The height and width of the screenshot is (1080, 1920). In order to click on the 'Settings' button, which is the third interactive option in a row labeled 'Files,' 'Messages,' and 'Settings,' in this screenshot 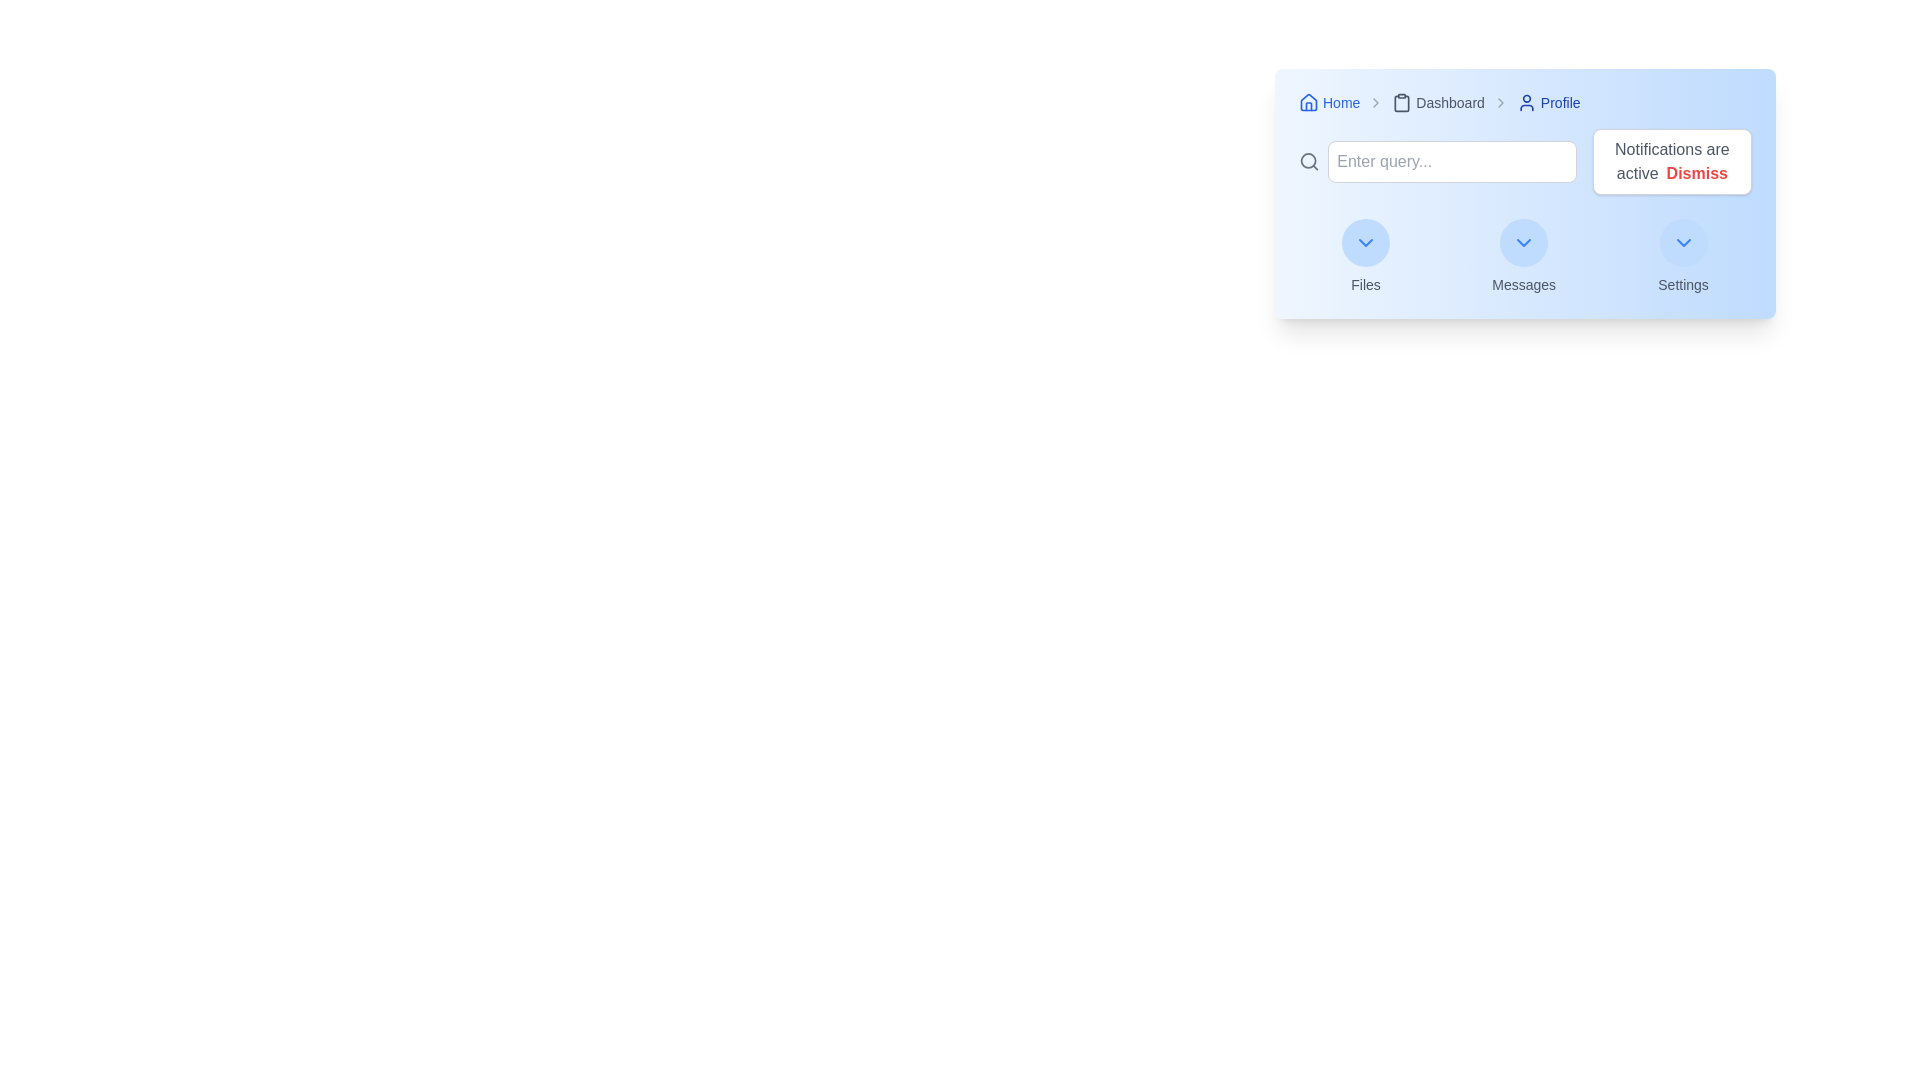, I will do `click(1682, 256)`.